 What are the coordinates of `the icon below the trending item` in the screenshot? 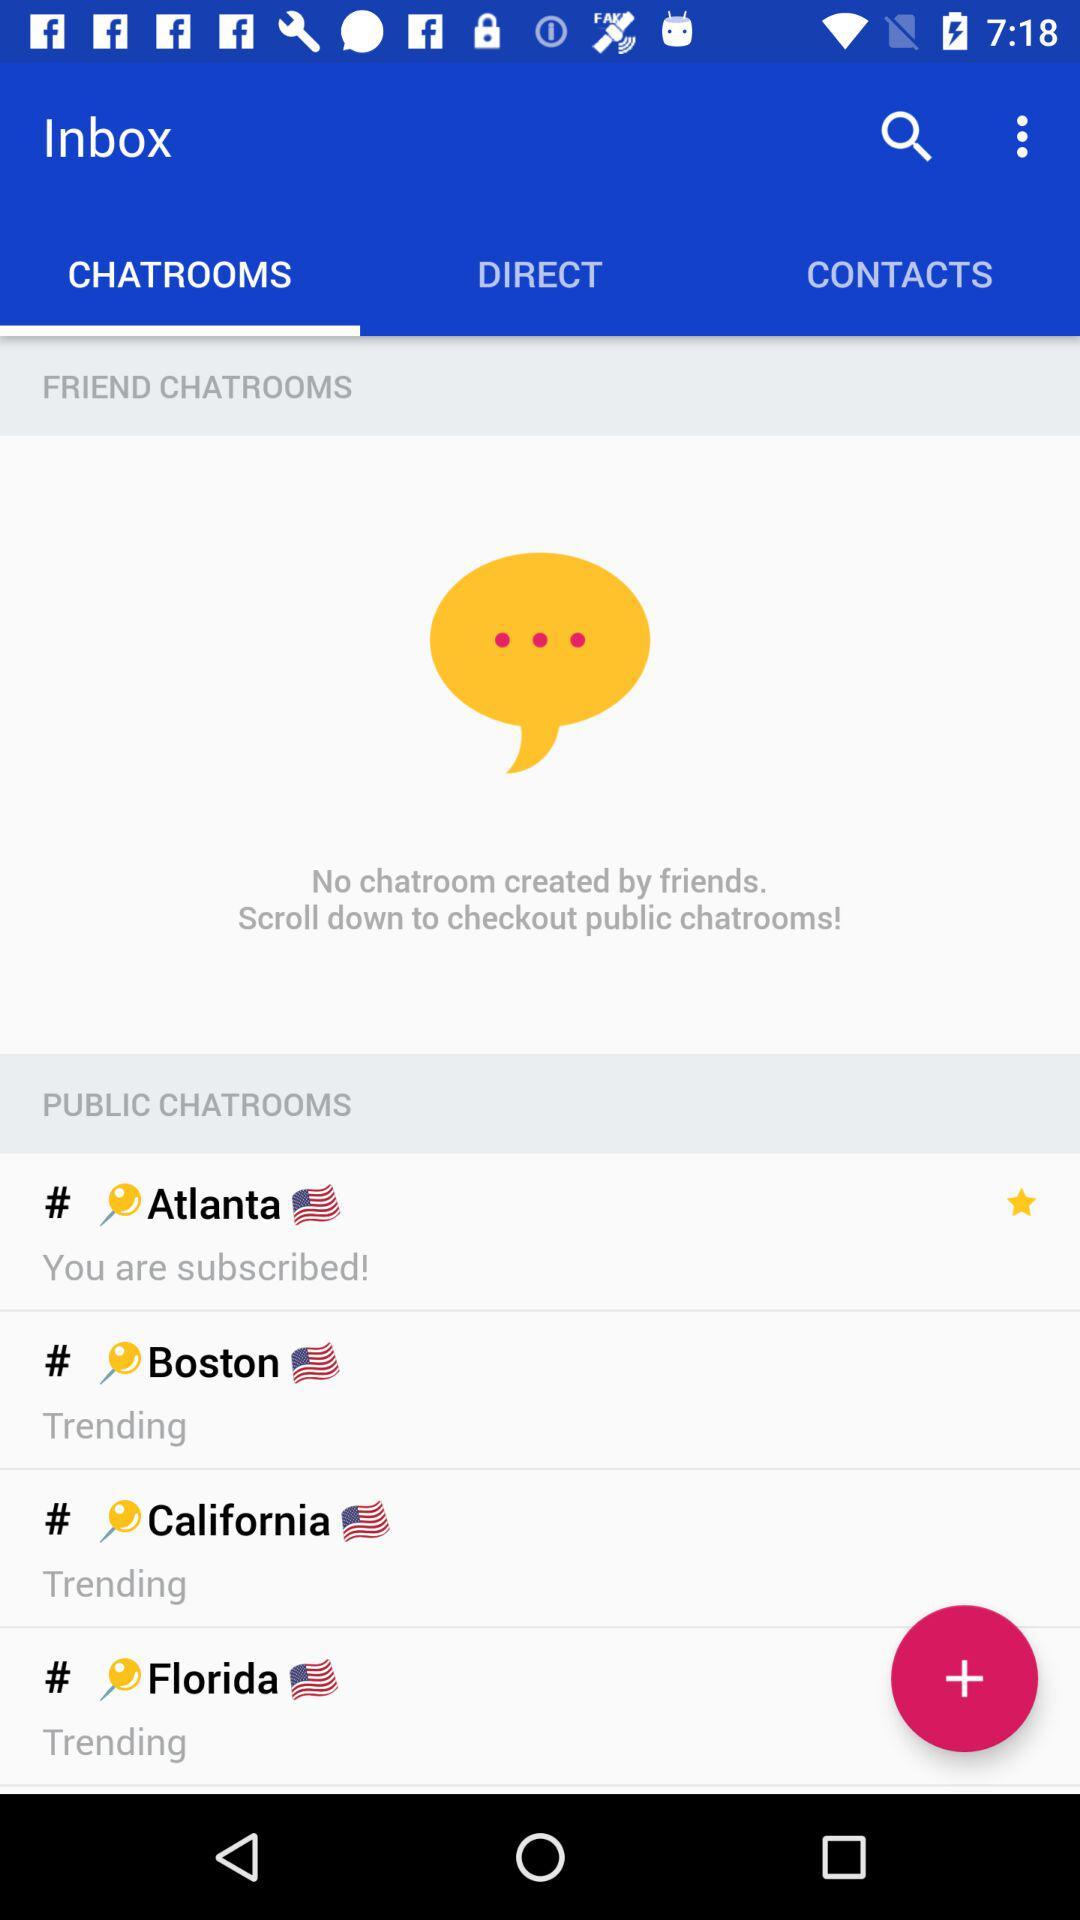 It's located at (963, 1678).